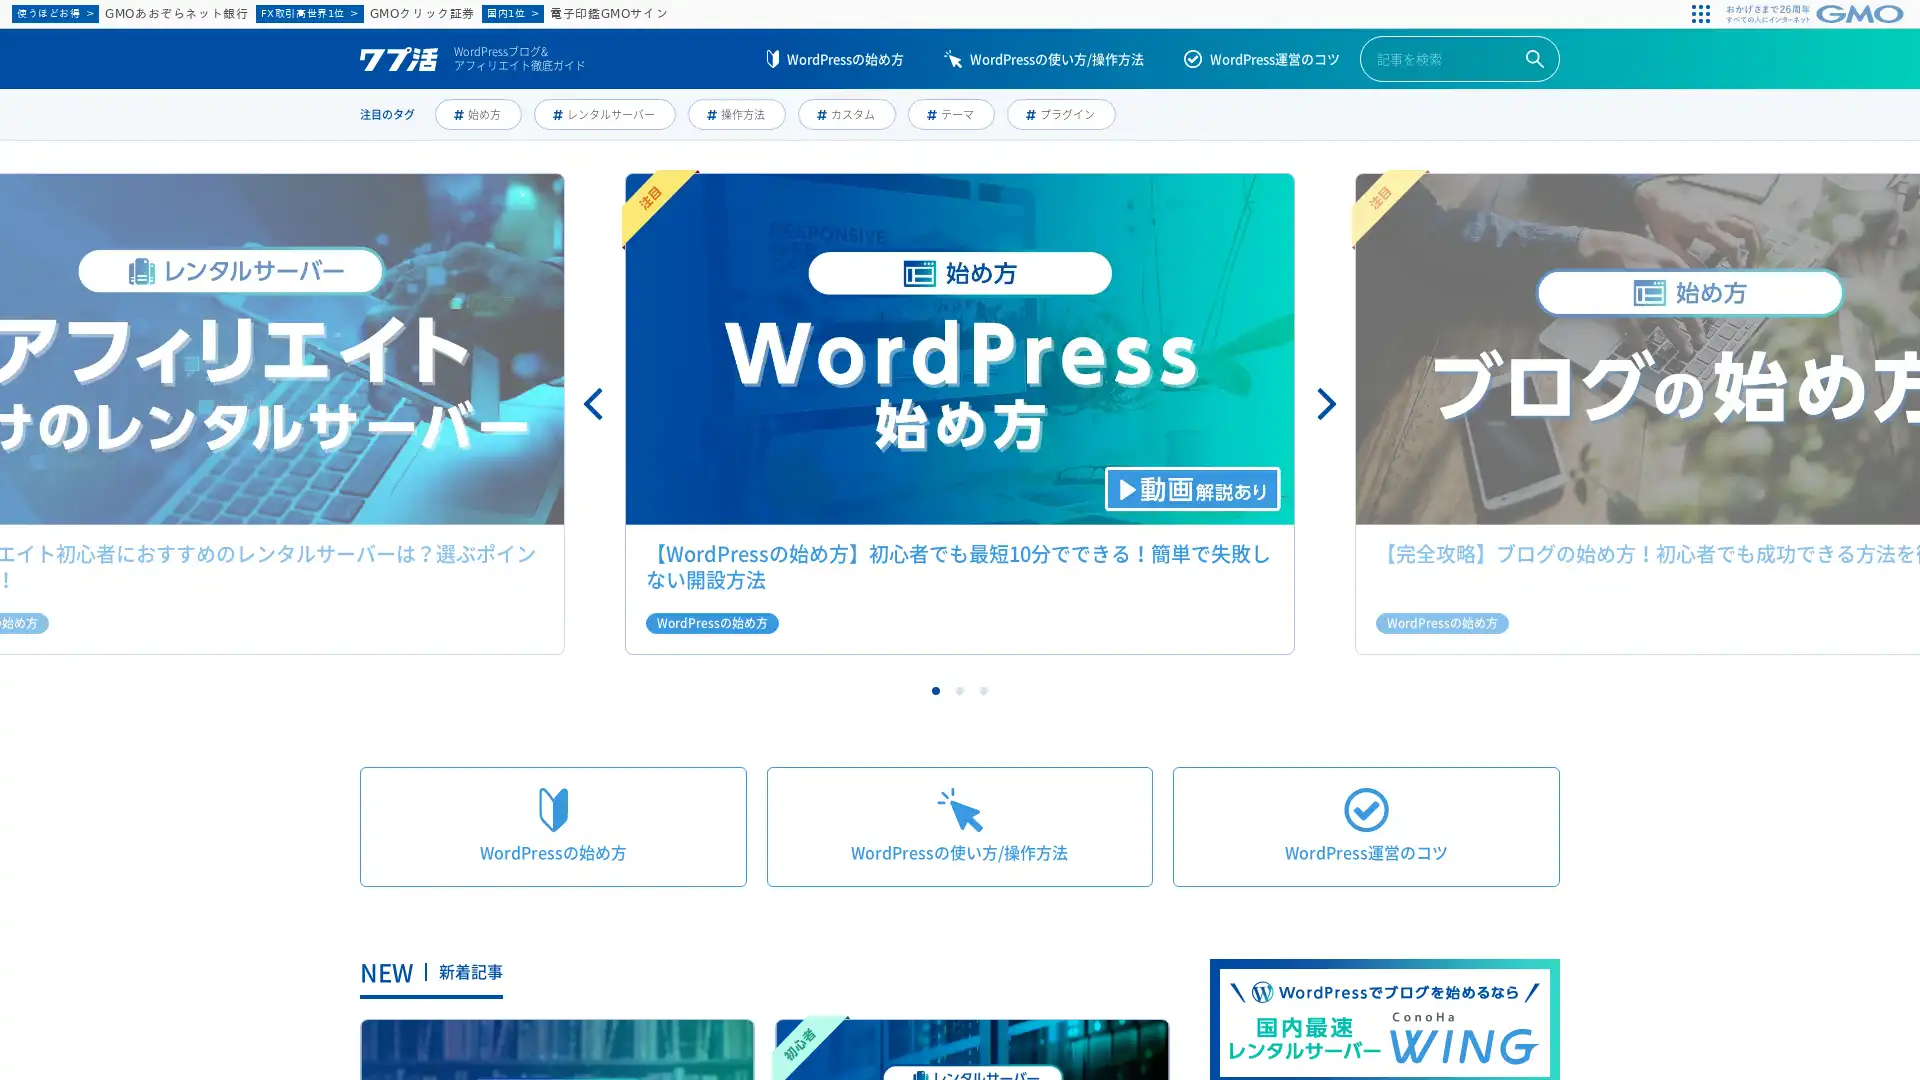  What do you see at coordinates (1324, 404) in the screenshot?
I see `Next` at bounding box center [1324, 404].